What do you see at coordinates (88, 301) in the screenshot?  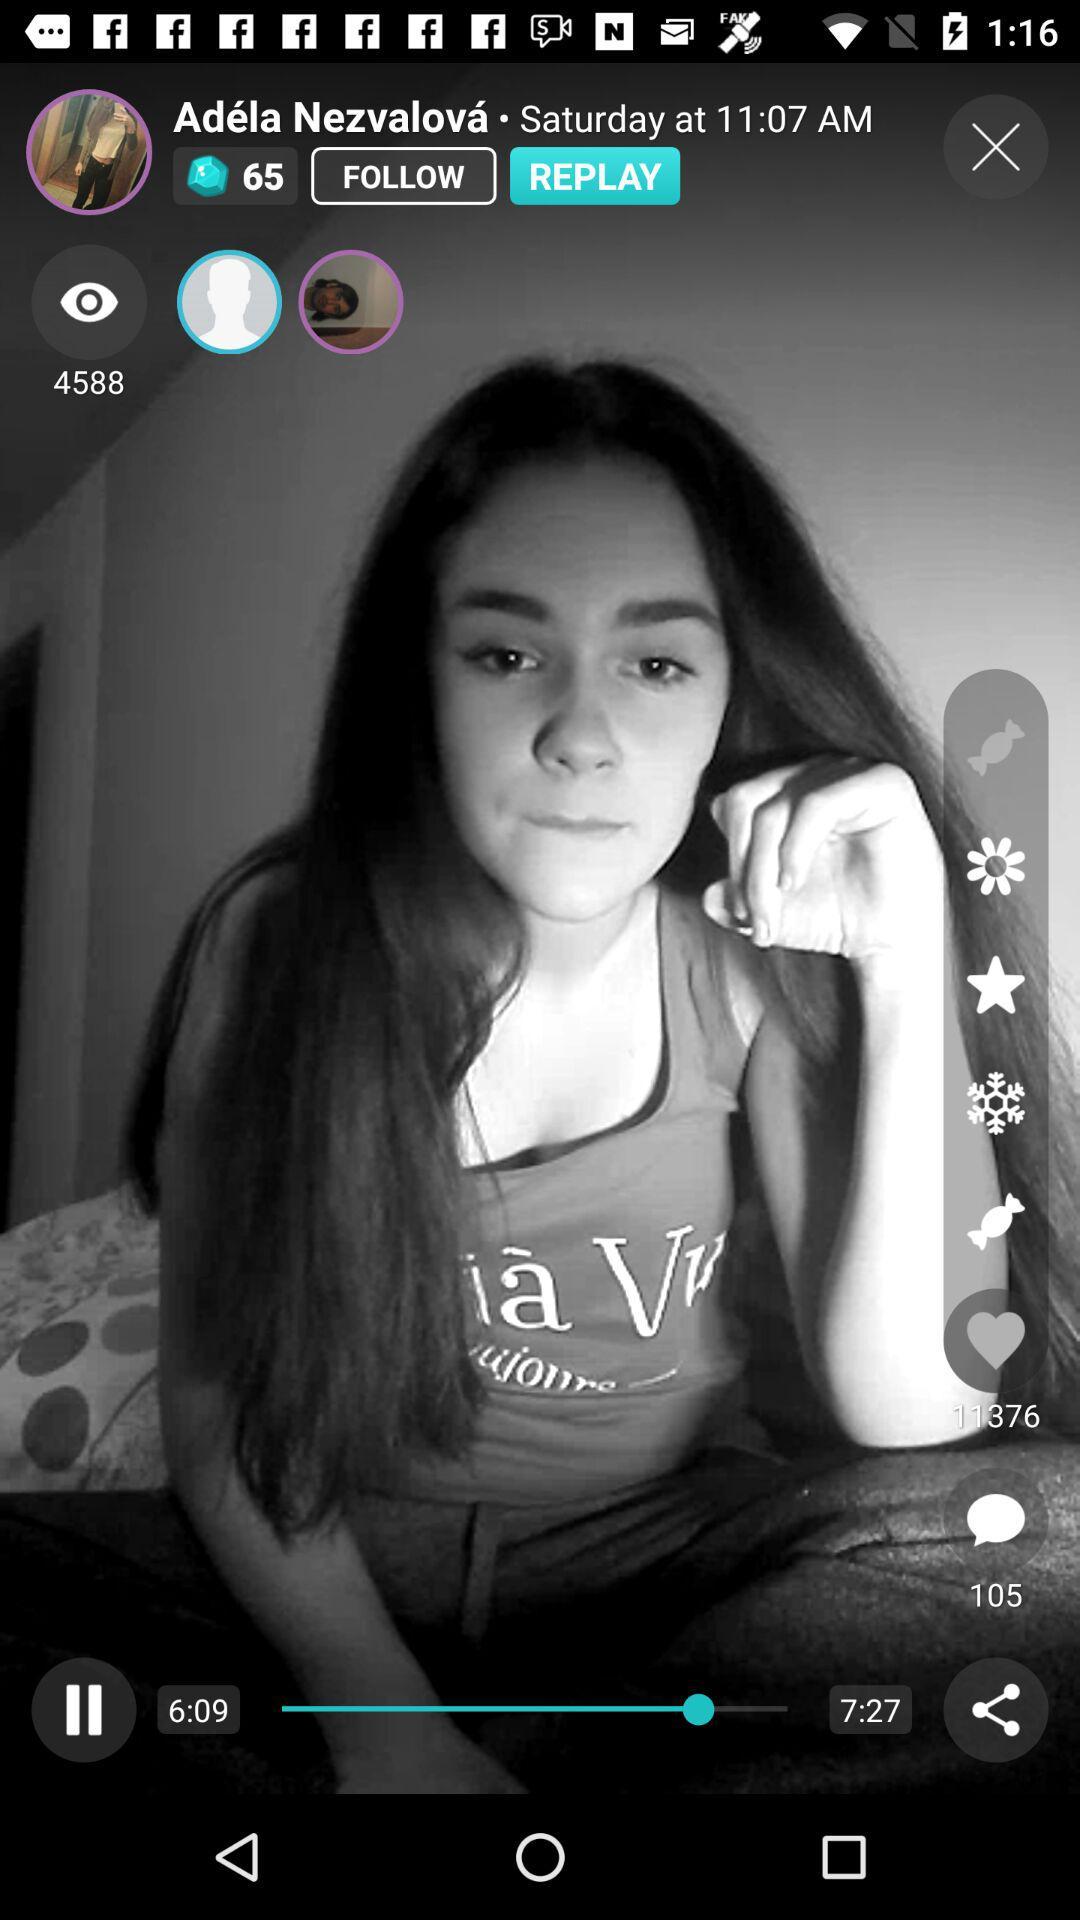 I see `views option` at bounding box center [88, 301].